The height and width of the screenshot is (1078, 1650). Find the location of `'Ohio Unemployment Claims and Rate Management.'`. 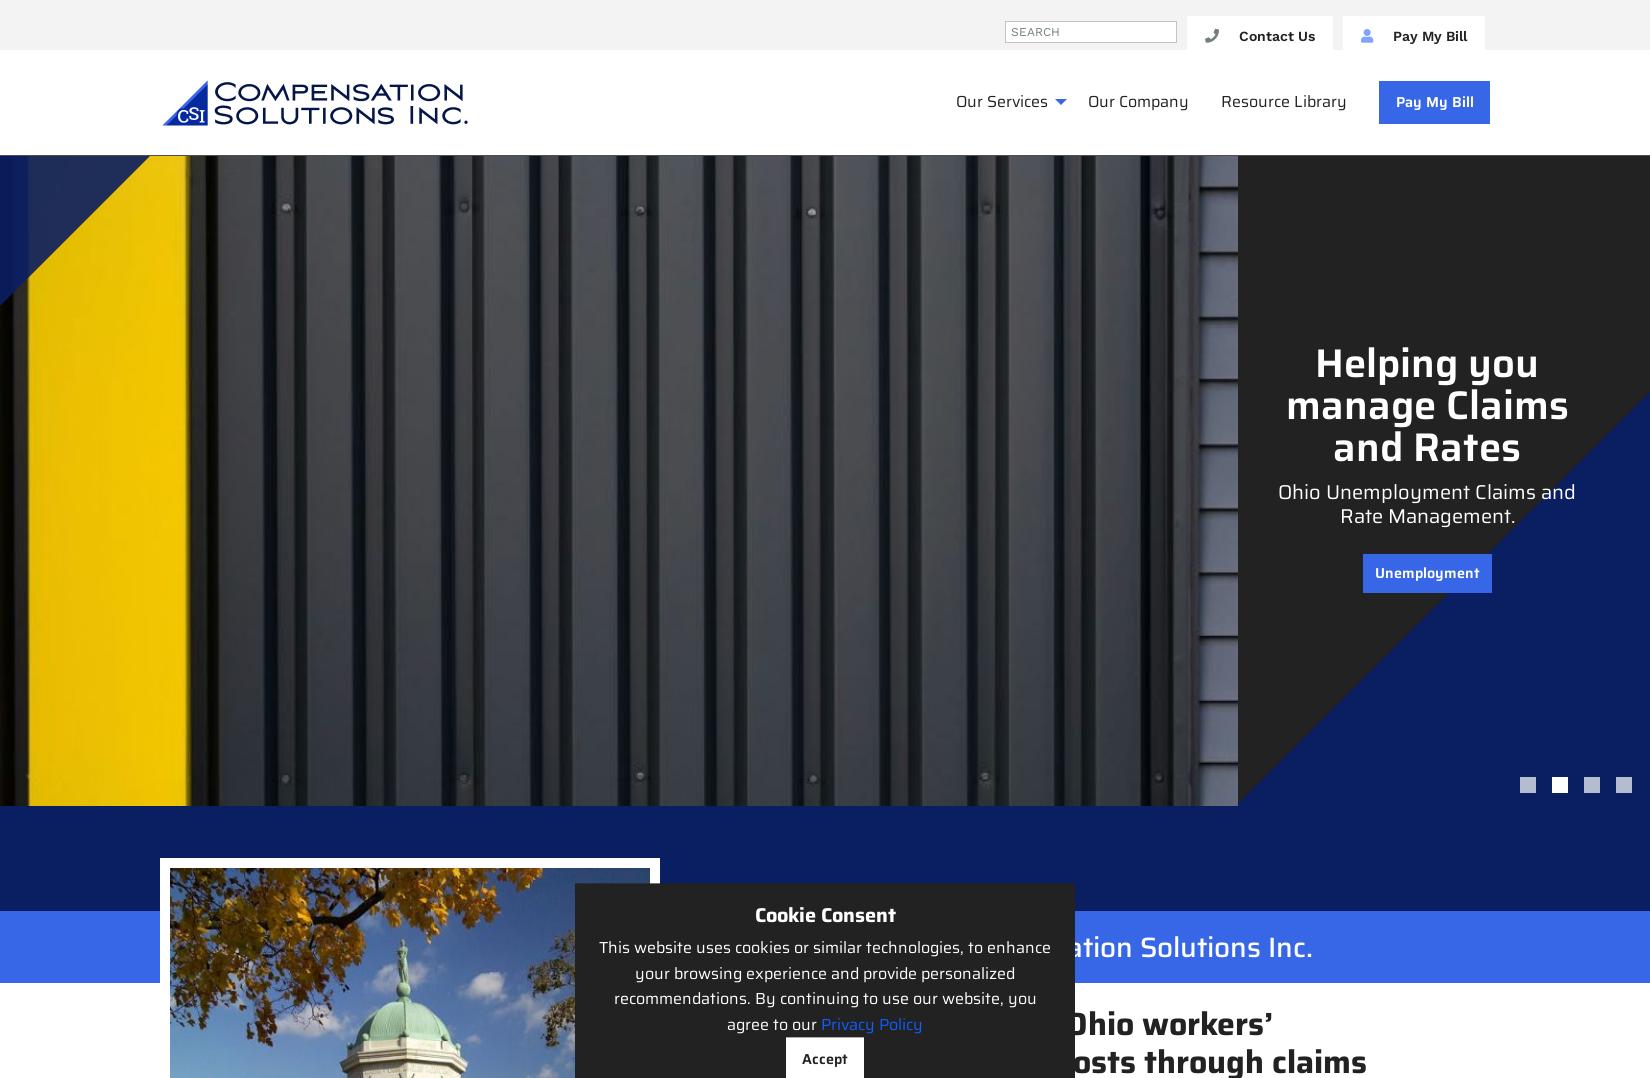

'Ohio Unemployment Claims and Rate Management.' is located at coordinates (1276, 503).